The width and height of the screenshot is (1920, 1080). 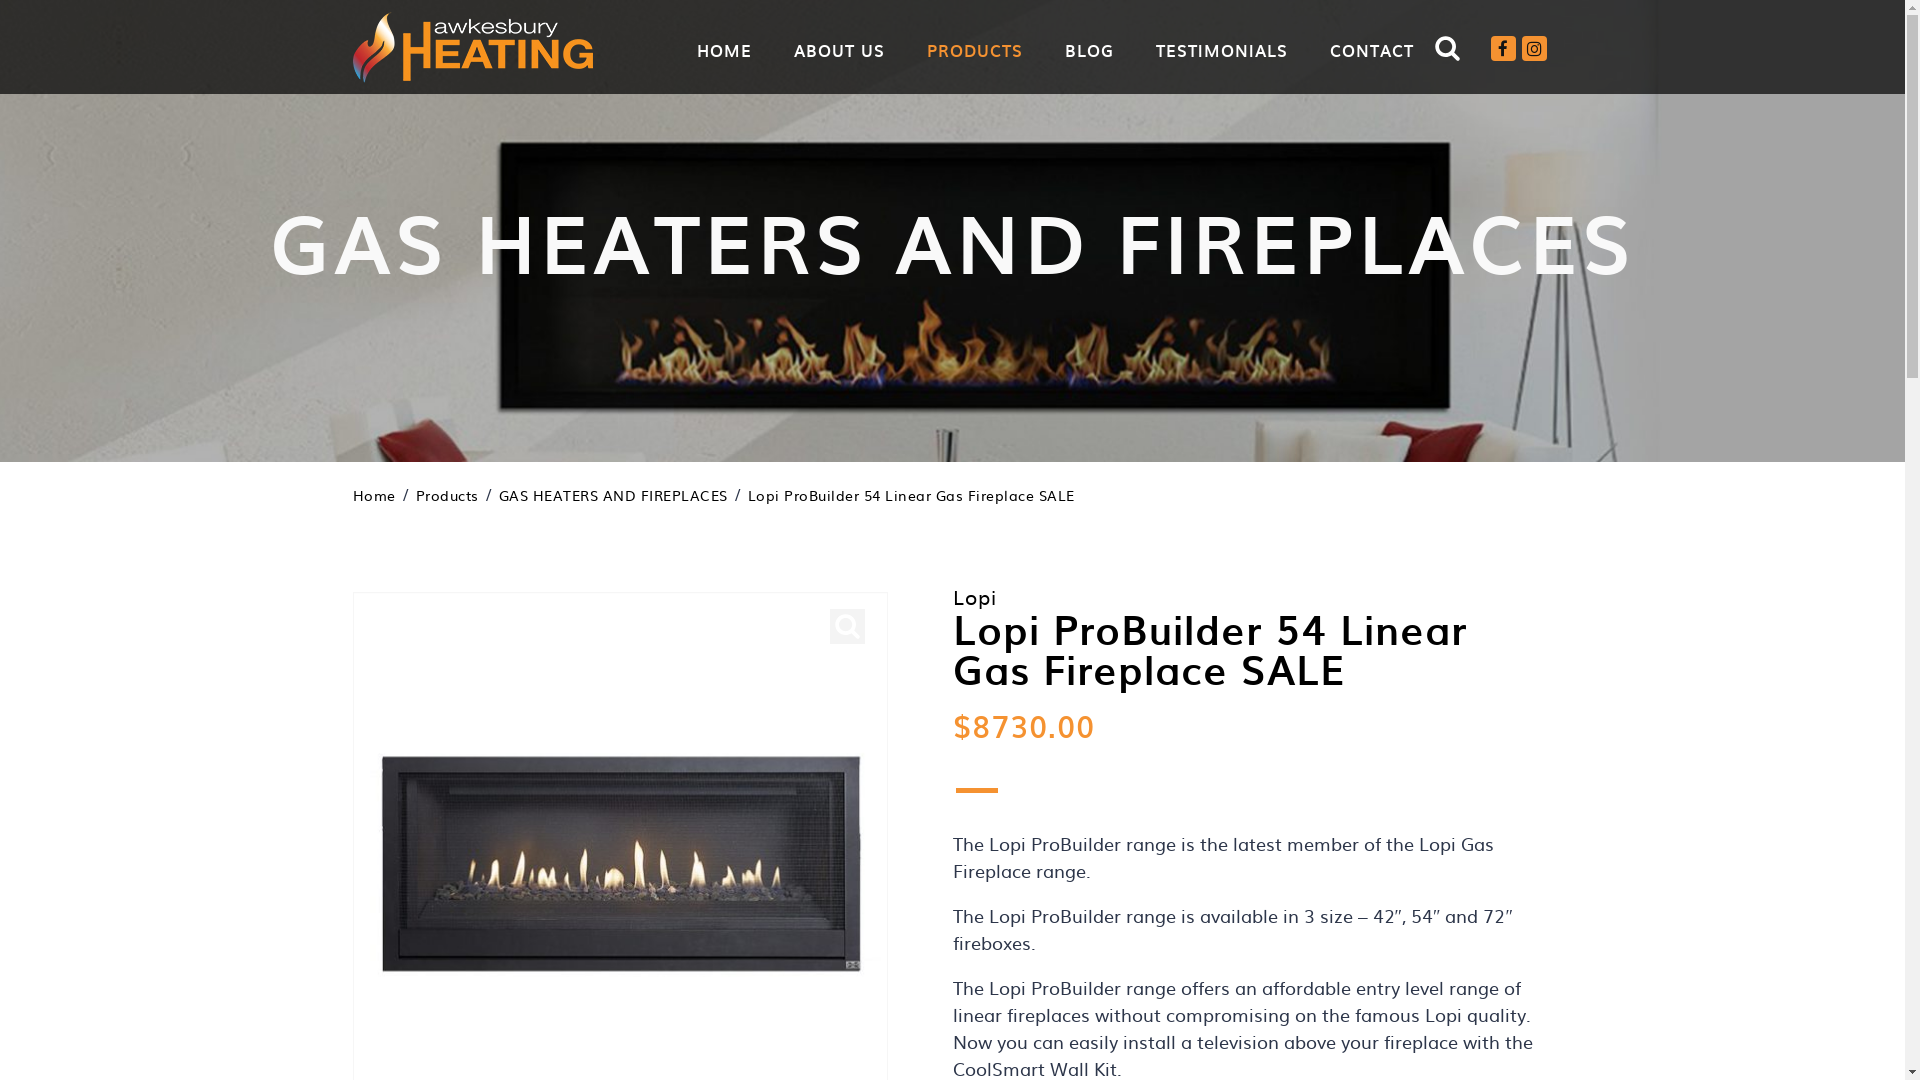 What do you see at coordinates (1371, 49) in the screenshot?
I see `'CONTACT'` at bounding box center [1371, 49].